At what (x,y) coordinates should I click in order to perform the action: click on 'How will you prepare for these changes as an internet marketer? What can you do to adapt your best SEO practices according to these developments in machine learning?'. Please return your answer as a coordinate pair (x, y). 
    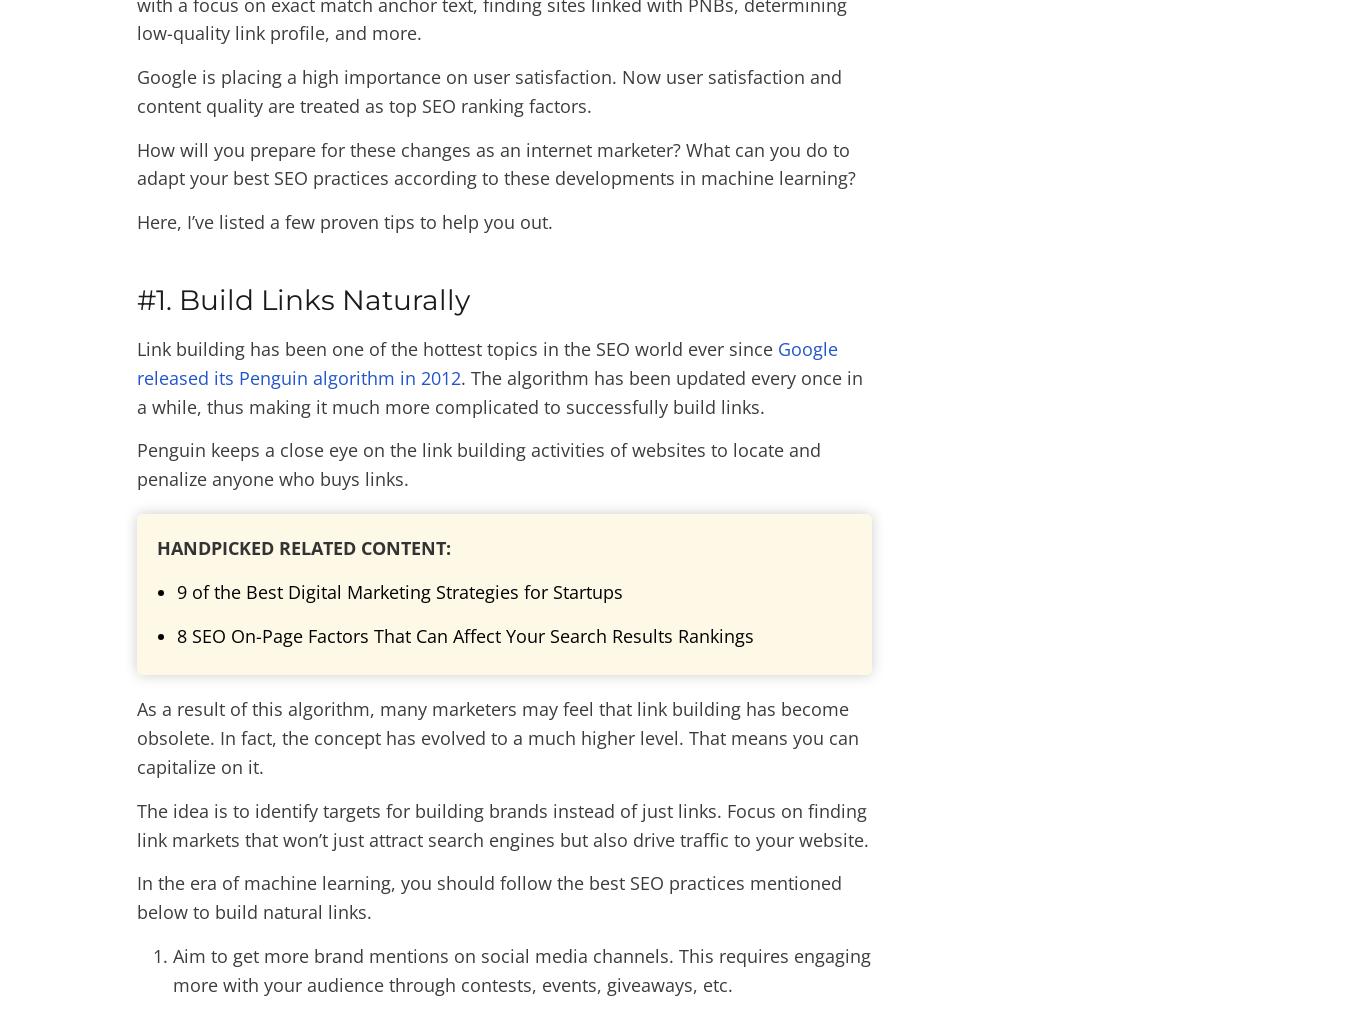
    Looking at the image, I should click on (496, 162).